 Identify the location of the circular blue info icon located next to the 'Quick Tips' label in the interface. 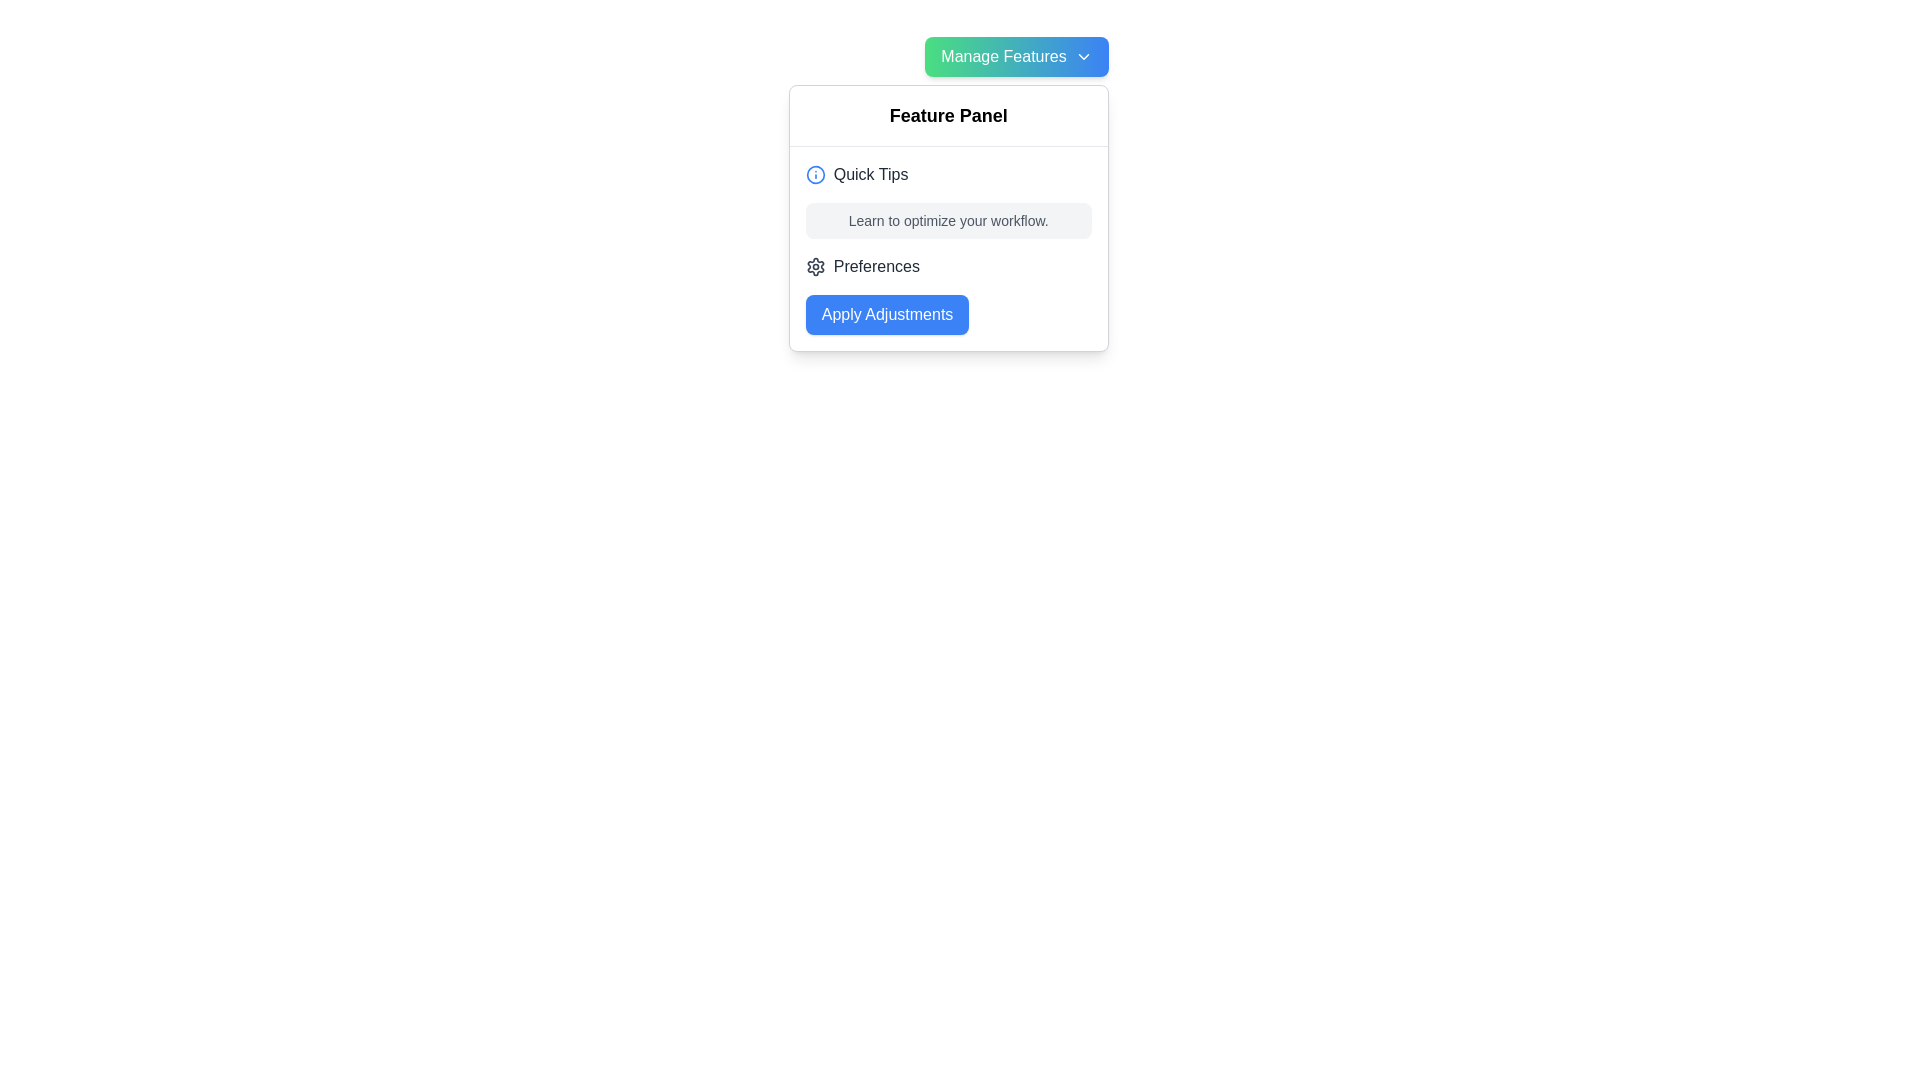
(815, 173).